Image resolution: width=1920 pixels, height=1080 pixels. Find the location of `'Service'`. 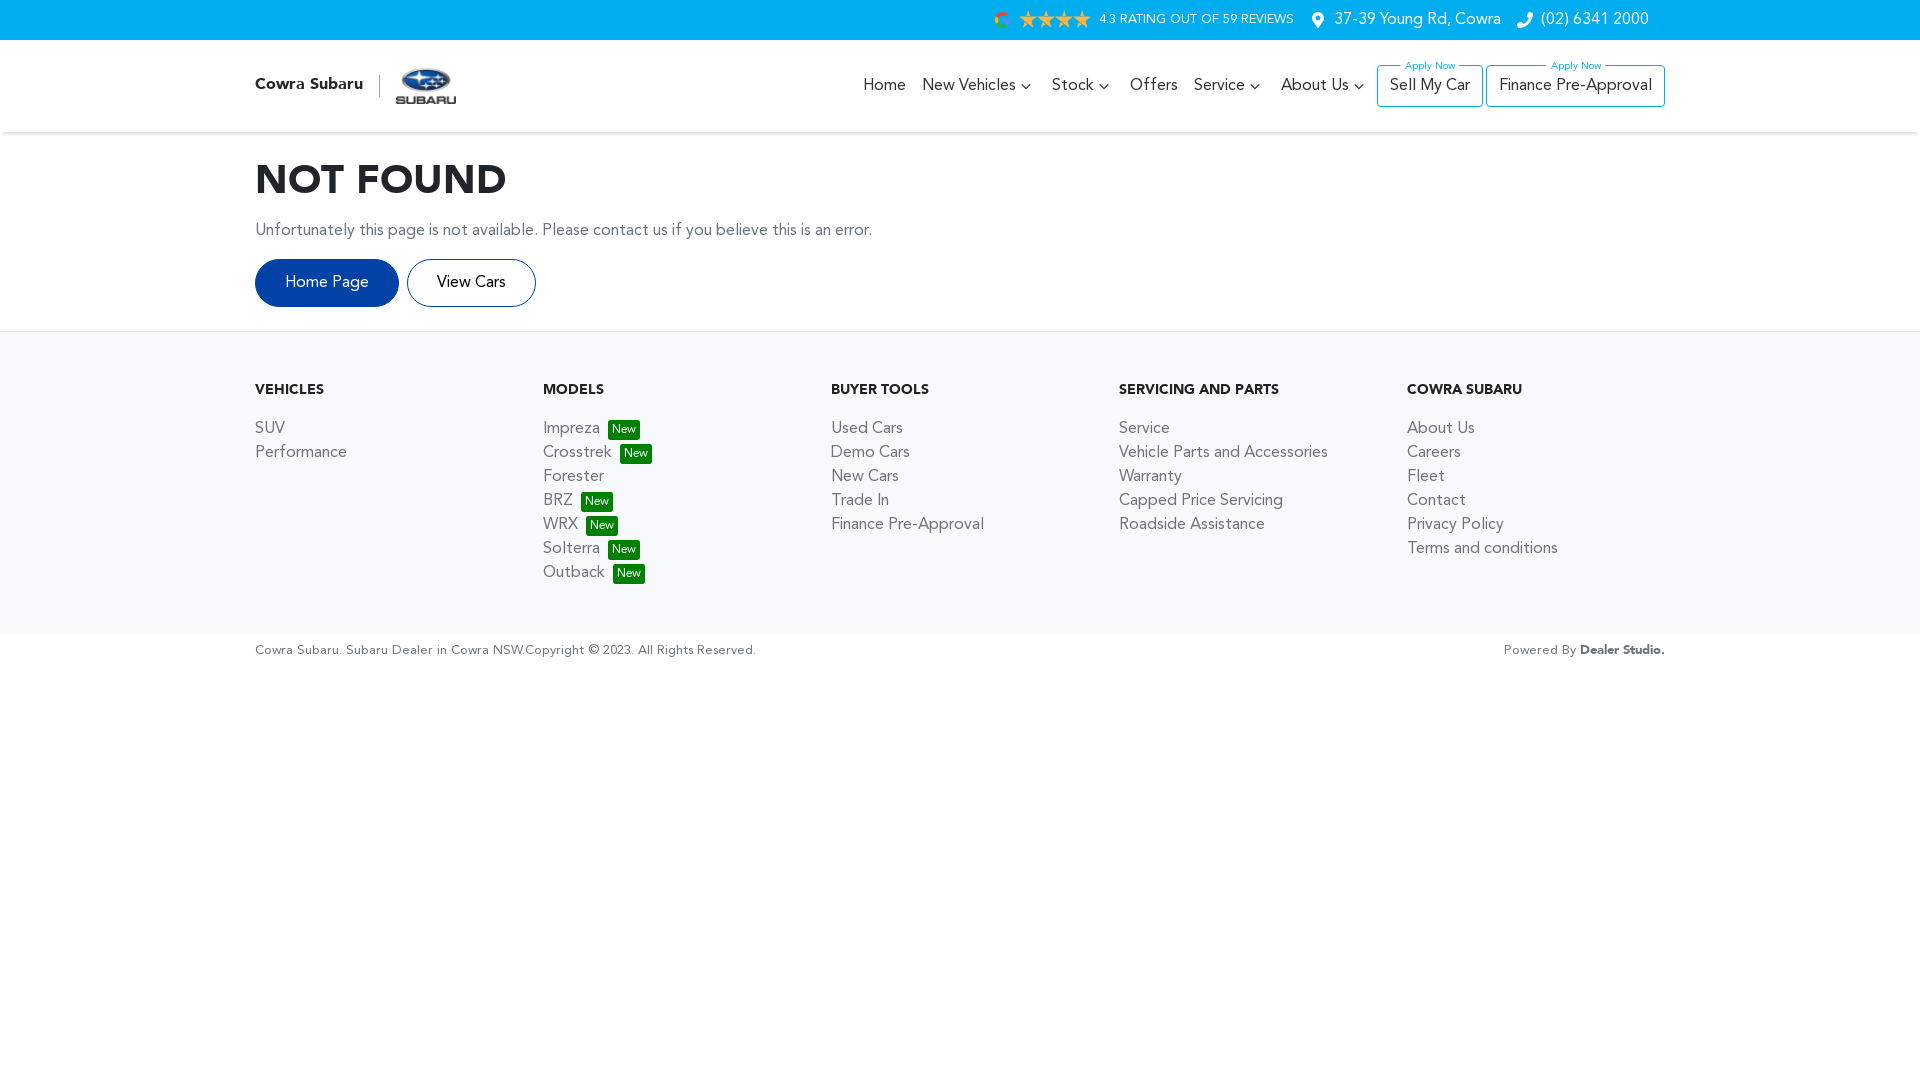

'Service' is located at coordinates (1144, 427).